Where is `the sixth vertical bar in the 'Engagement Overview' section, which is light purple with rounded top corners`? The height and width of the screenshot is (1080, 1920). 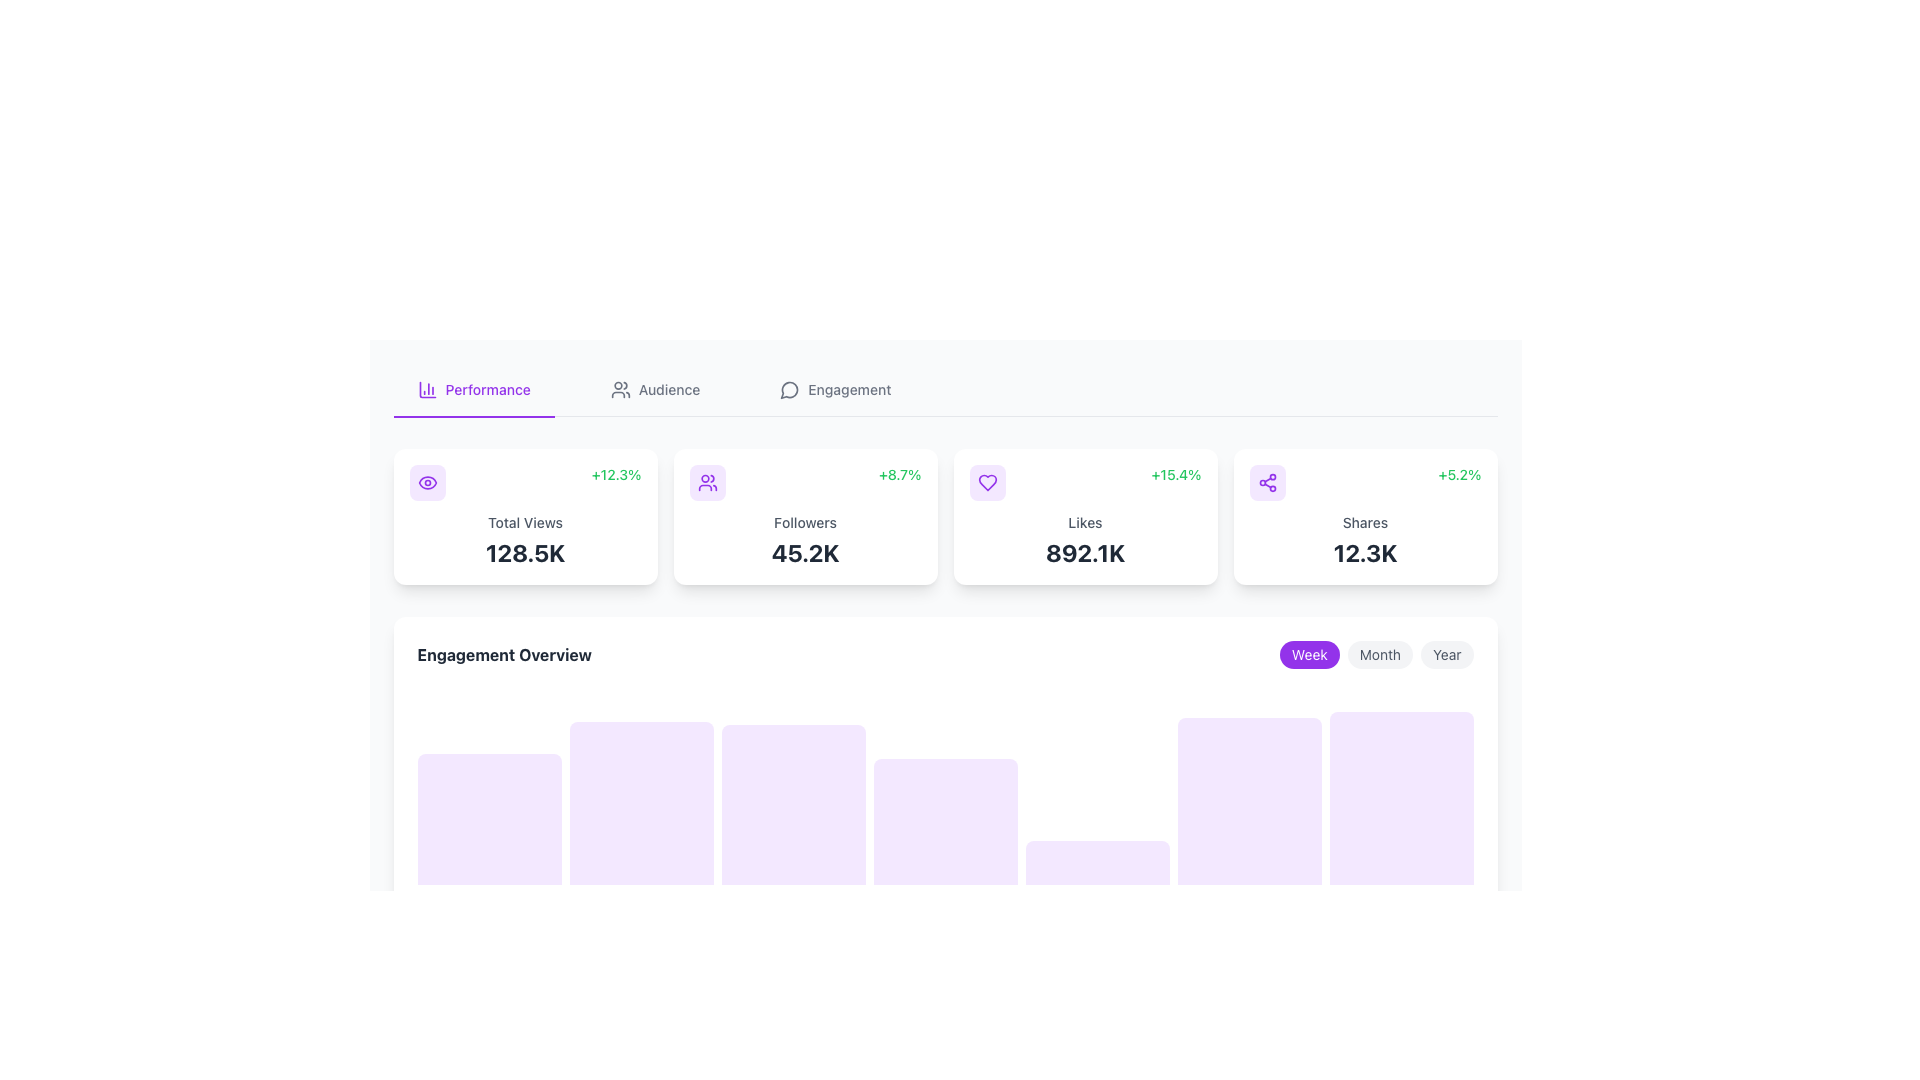 the sixth vertical bar in the 'Engagement Overview' section, which is light purple with rounded top corners is located at coordinates (1248, 800).